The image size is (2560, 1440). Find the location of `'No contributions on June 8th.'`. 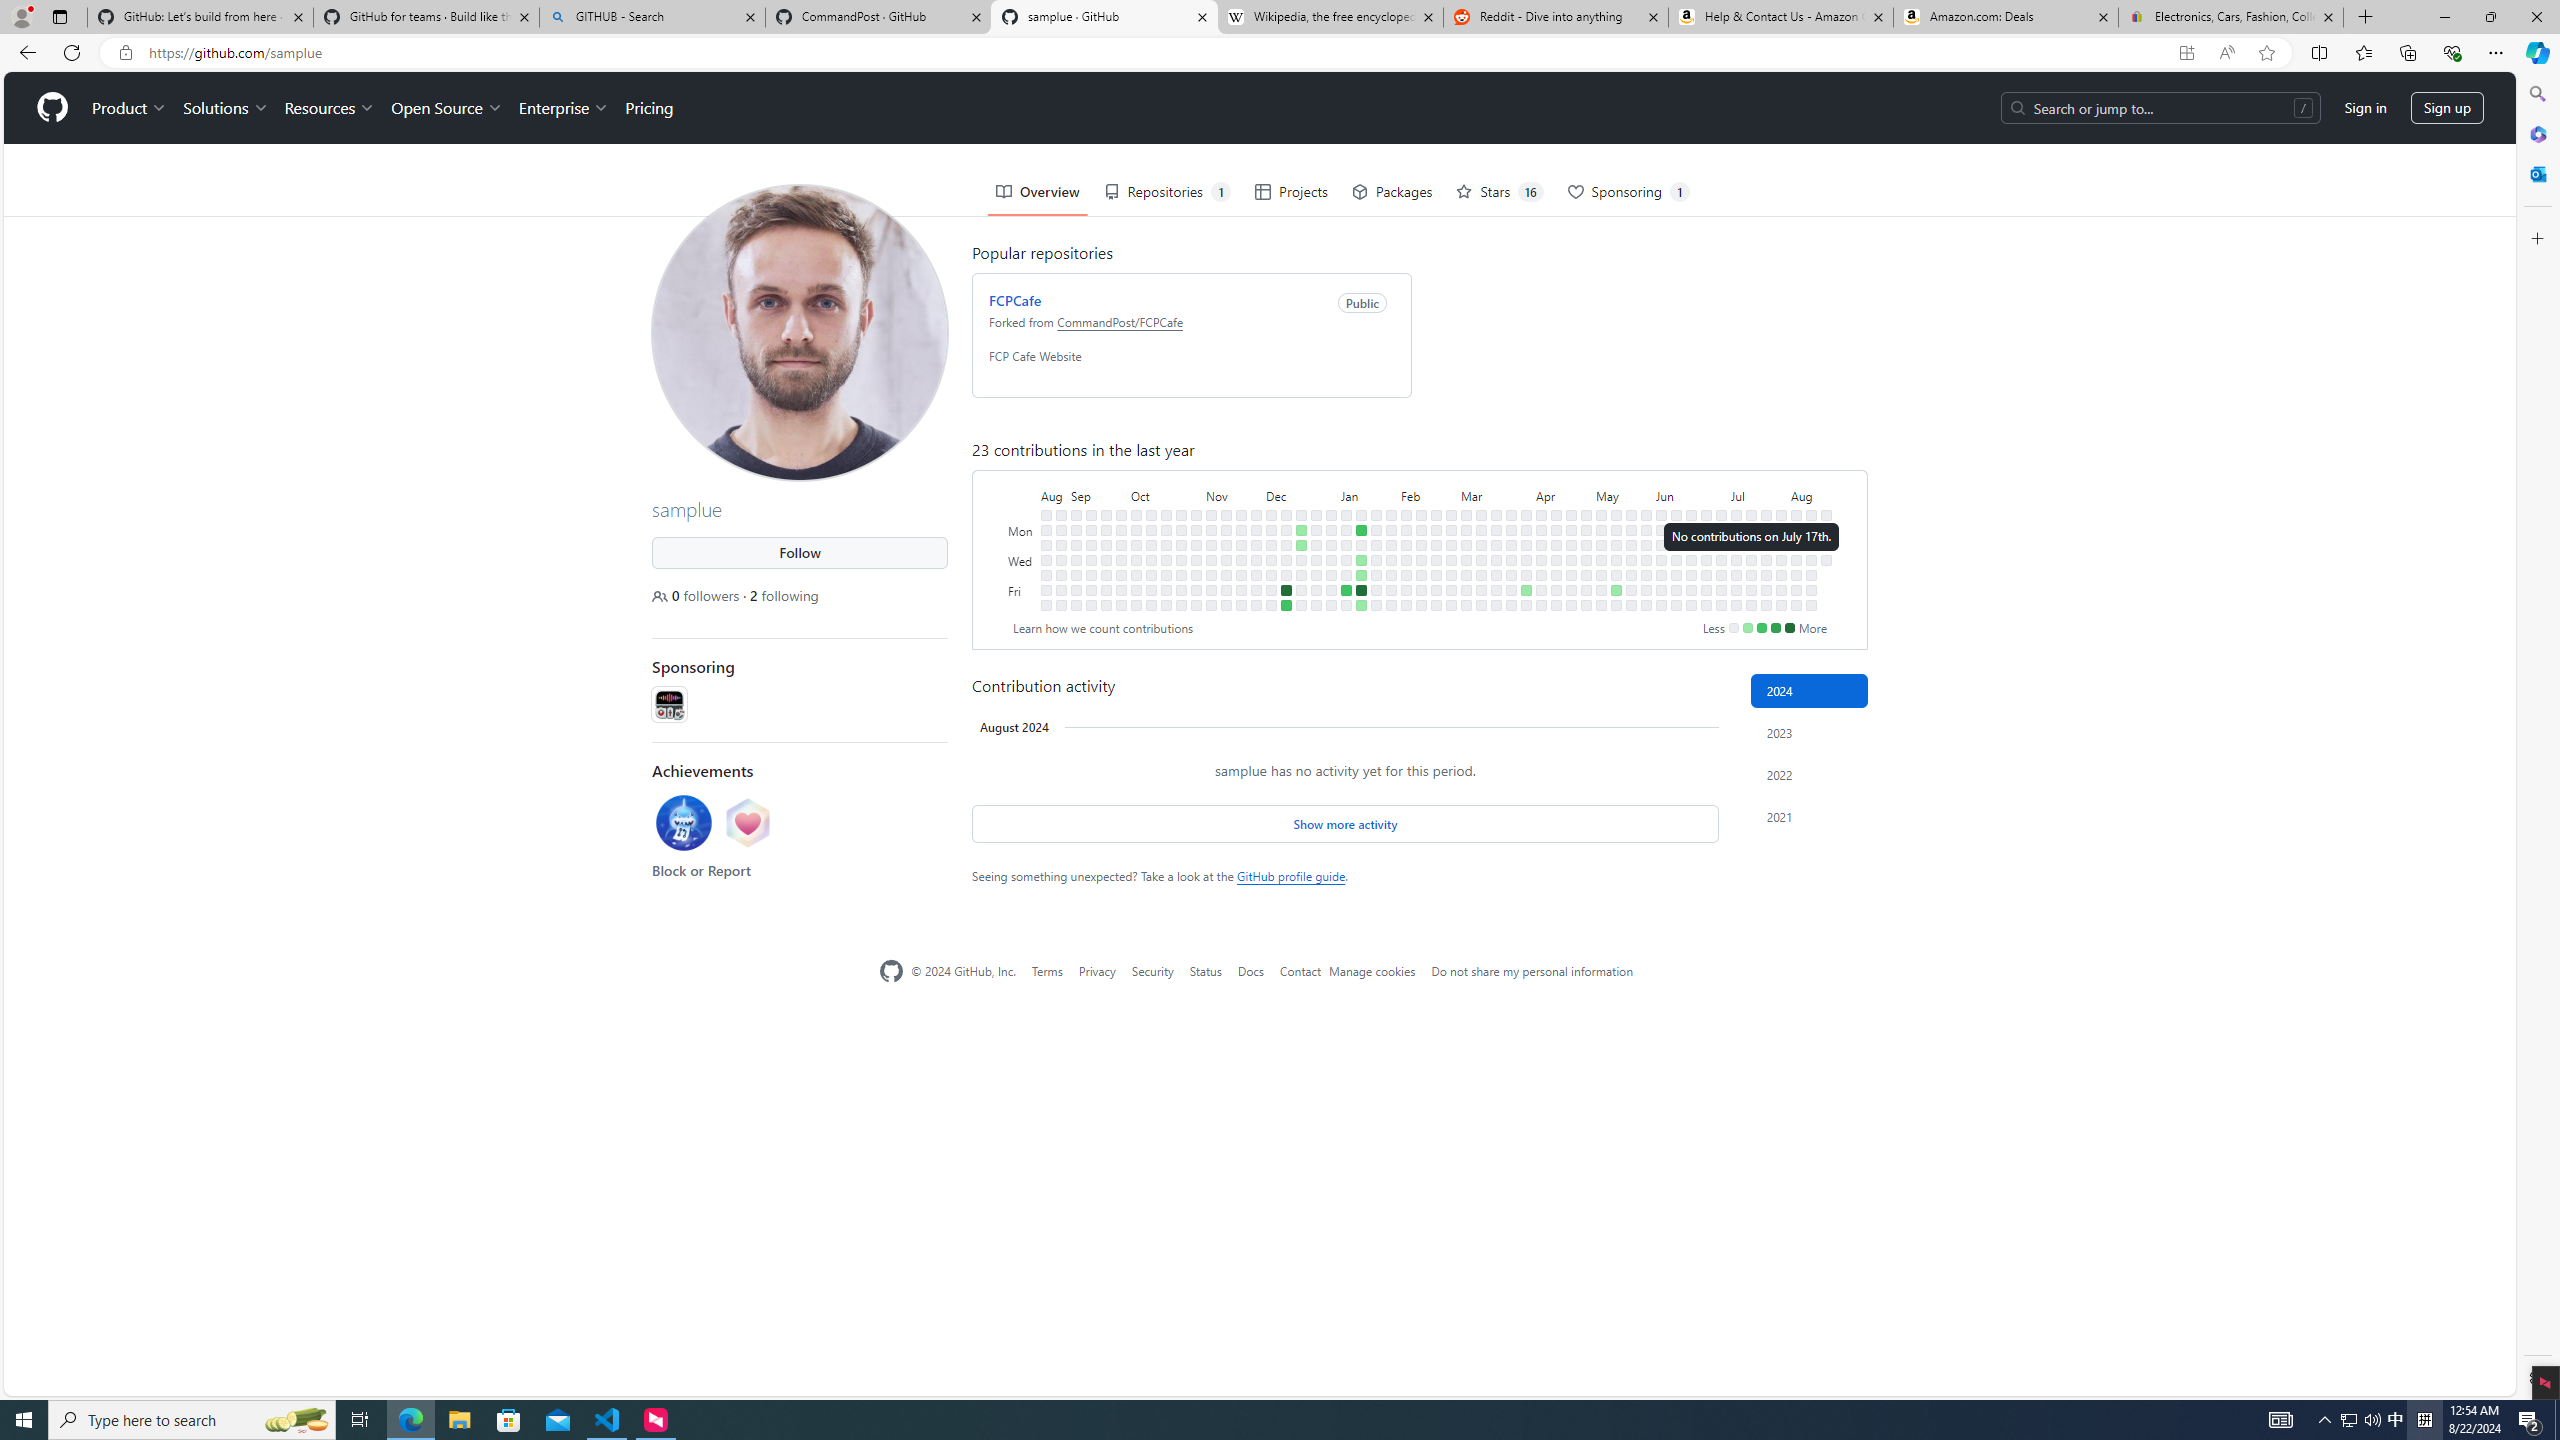

'No contributions on June 8th.' is located at coordinates (1660, 604).